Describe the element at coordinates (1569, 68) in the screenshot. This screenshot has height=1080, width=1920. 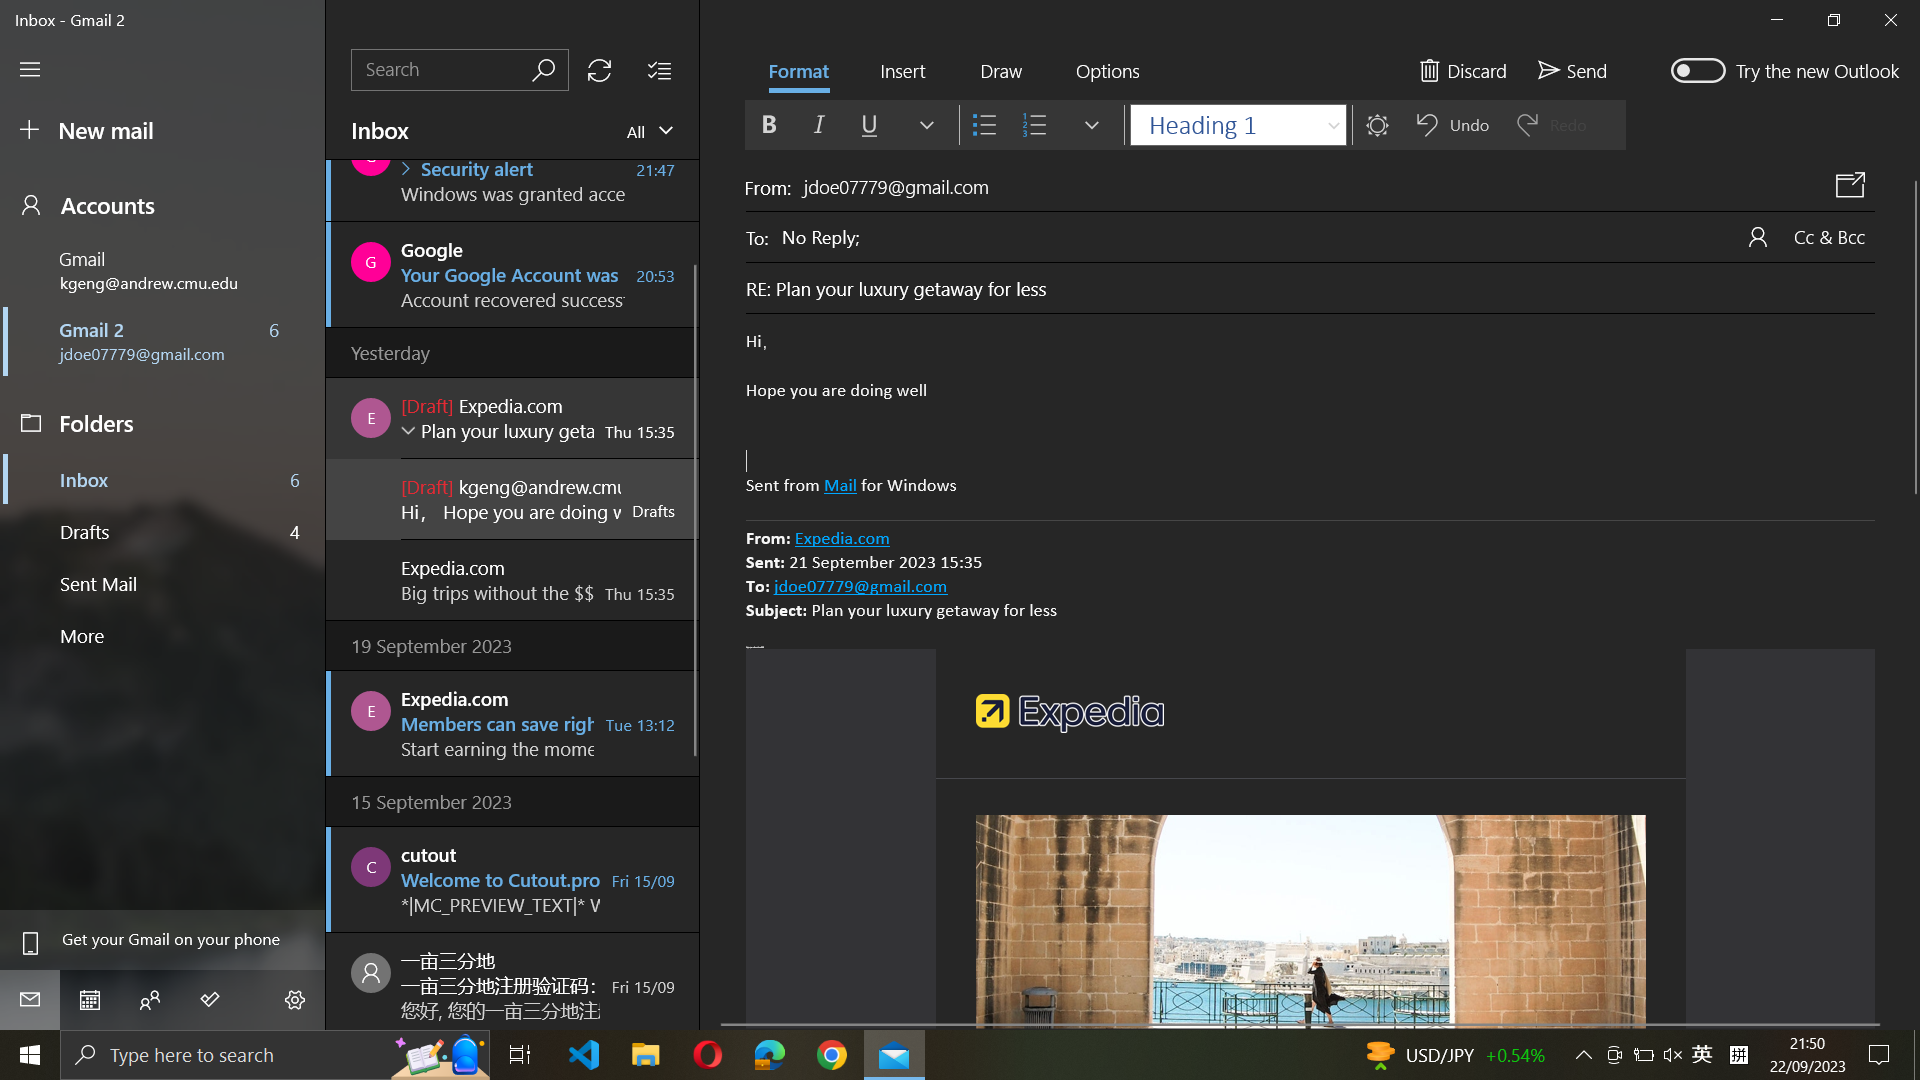
I see `Deliver the precreated mail` at that location.